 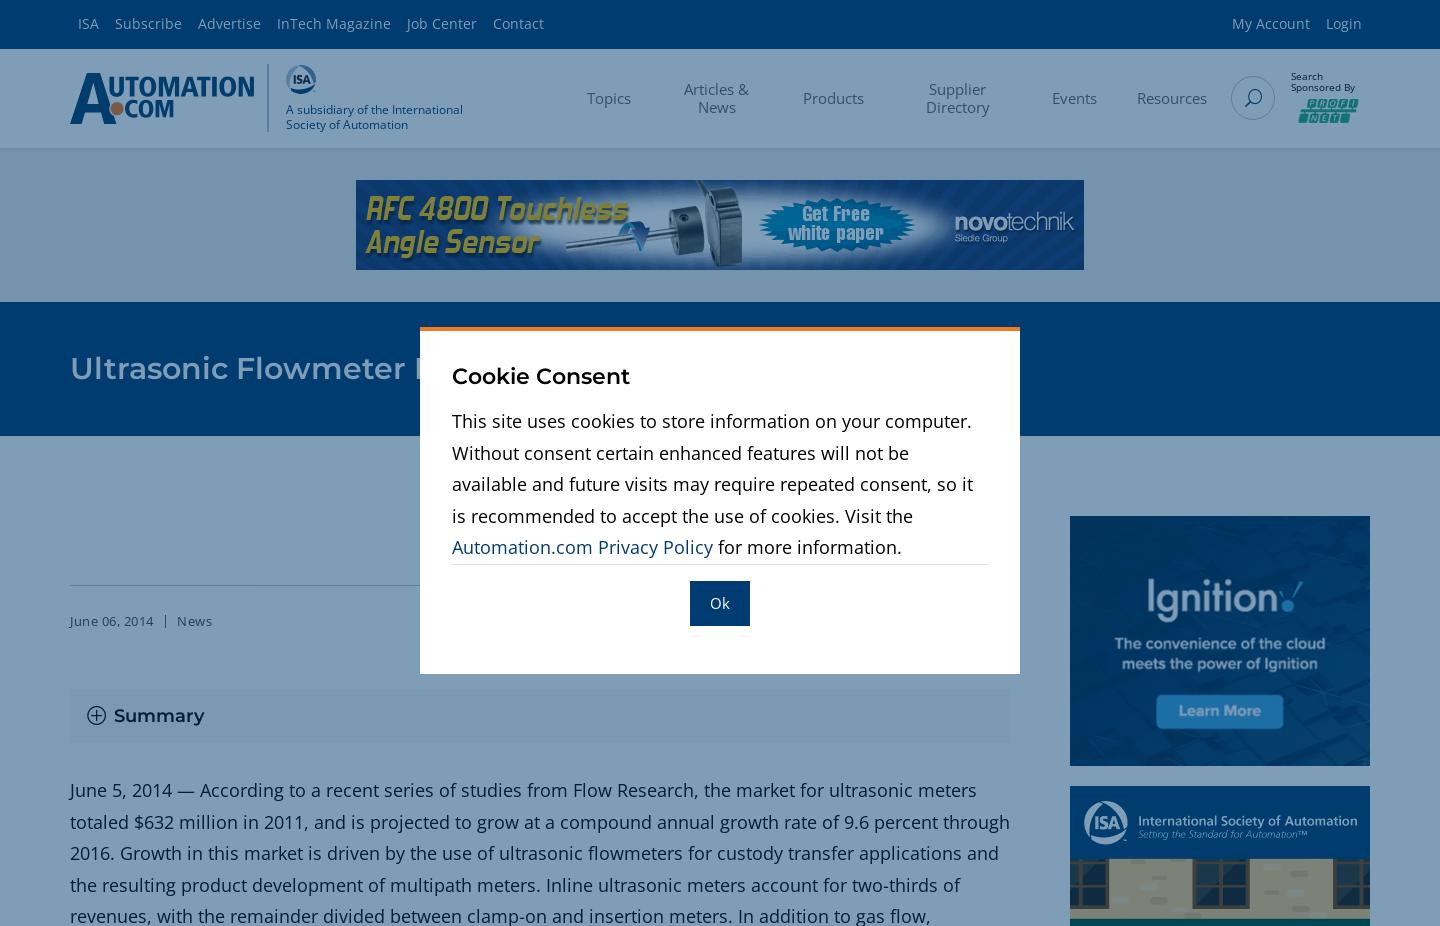 What do you see at coordinates (1342, 22) in the screenshot?
I see `'Login'` at bounding box center [1342, 22].